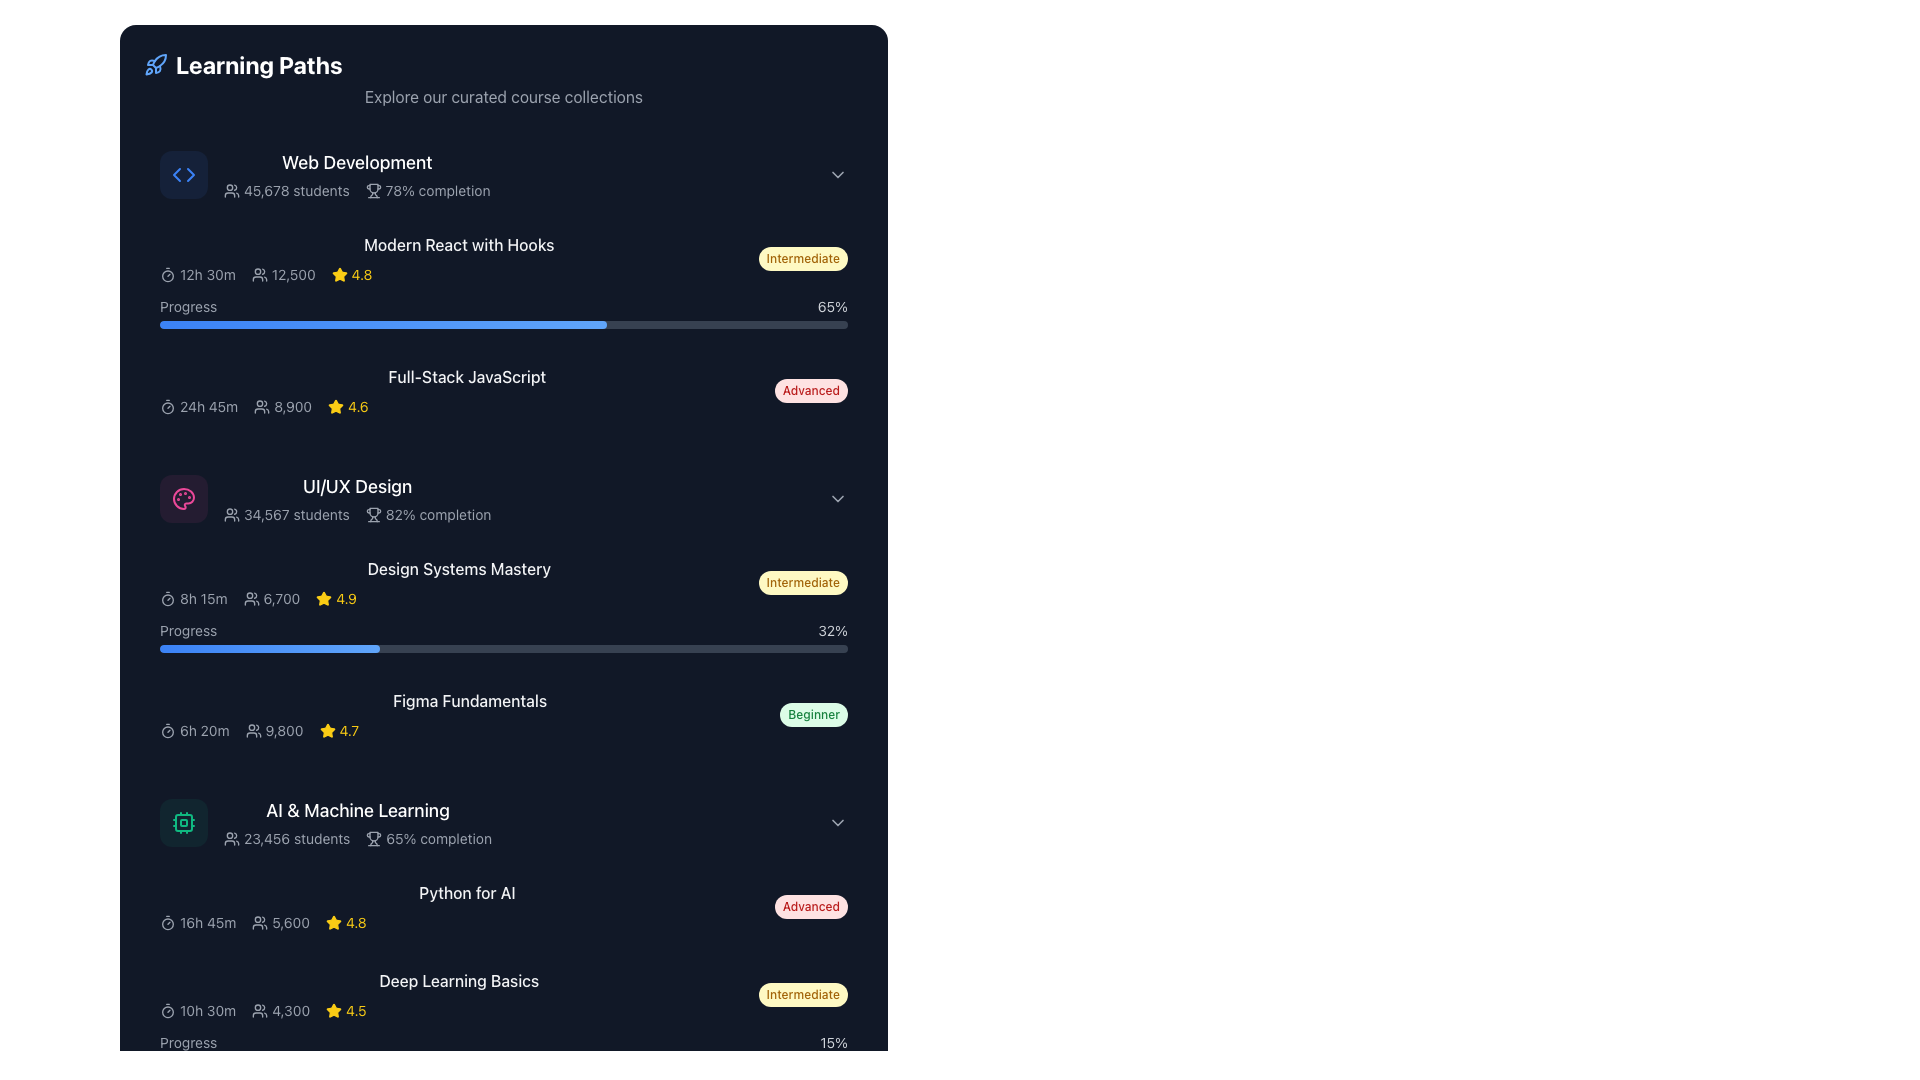 The image size is (1920, 1080). Describe the element at coordinates (358, 810) in the screenshot. I see `the 'AI & Machine Learning' course title text label` at that location.